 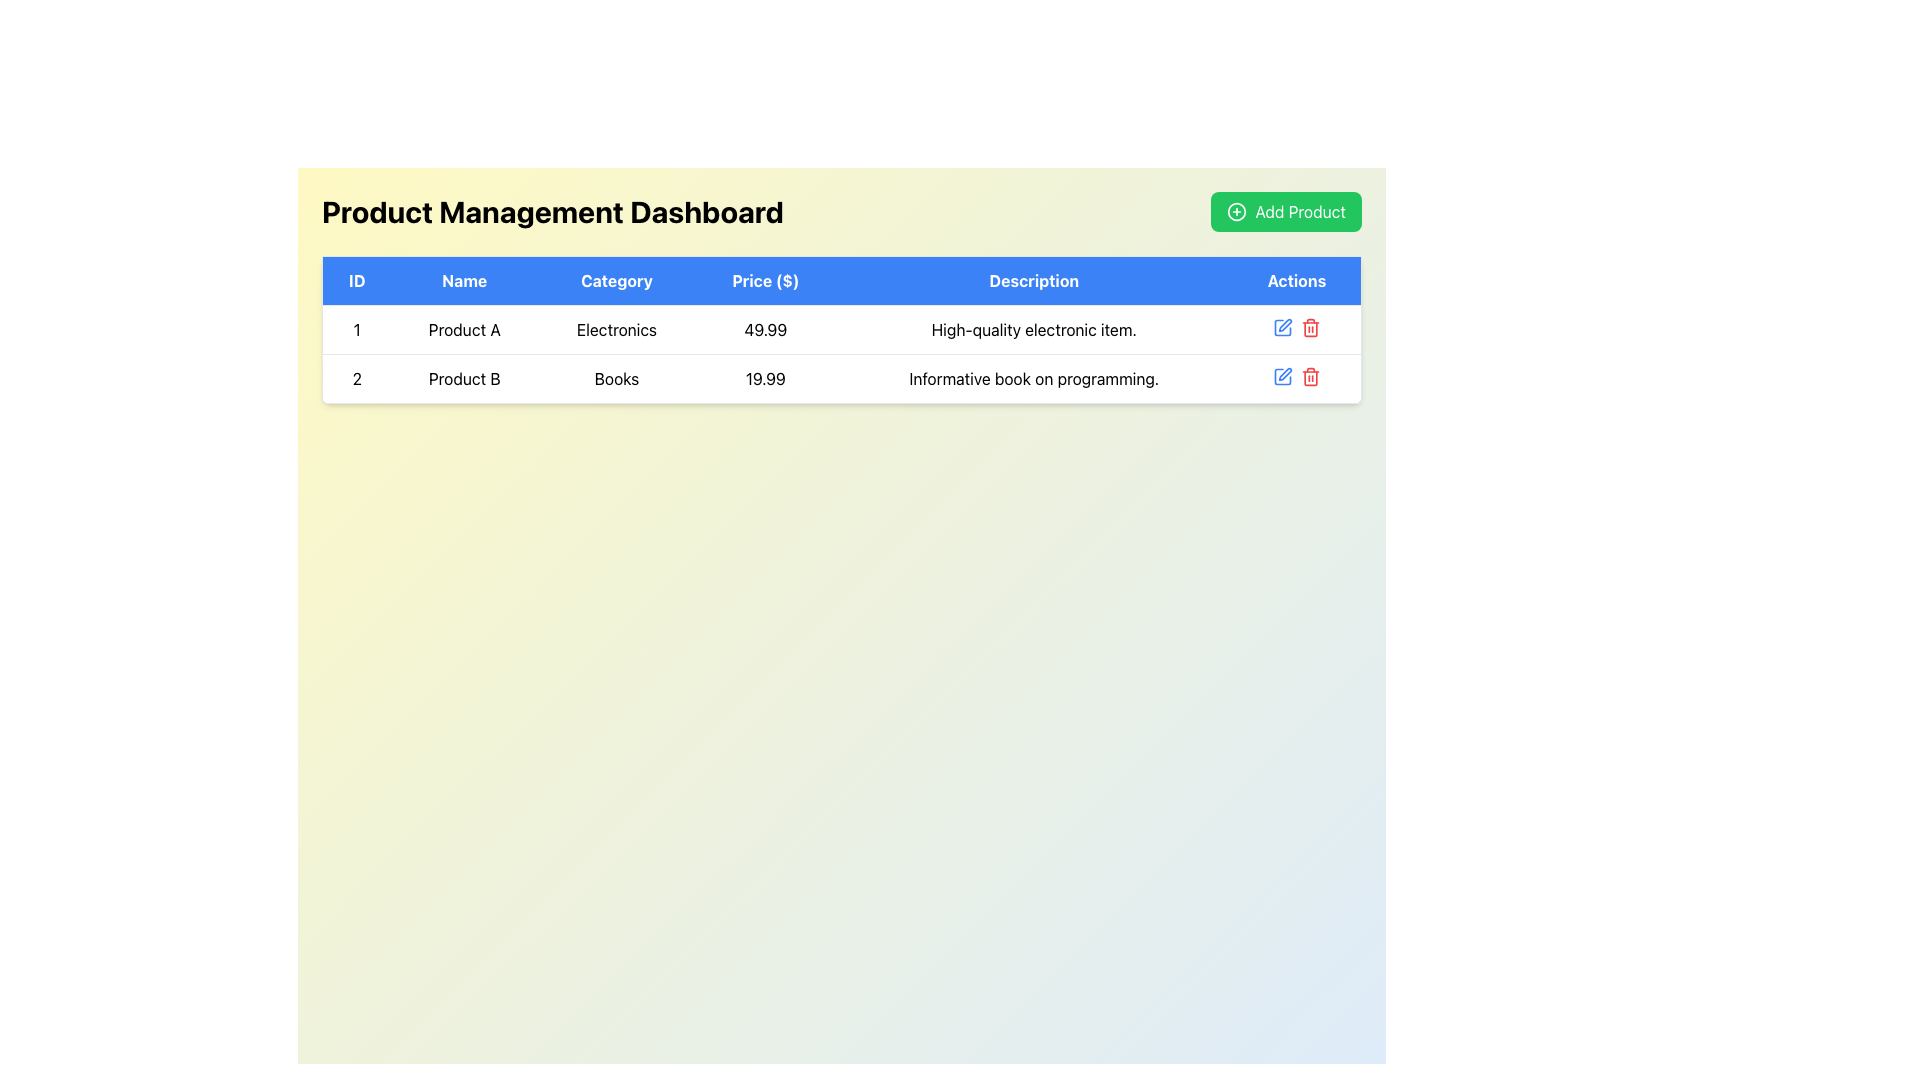 I want to click on the delete icon in the Control group located in the second row of the grid in the 'Actions' column, so click(x=1296, y=326).